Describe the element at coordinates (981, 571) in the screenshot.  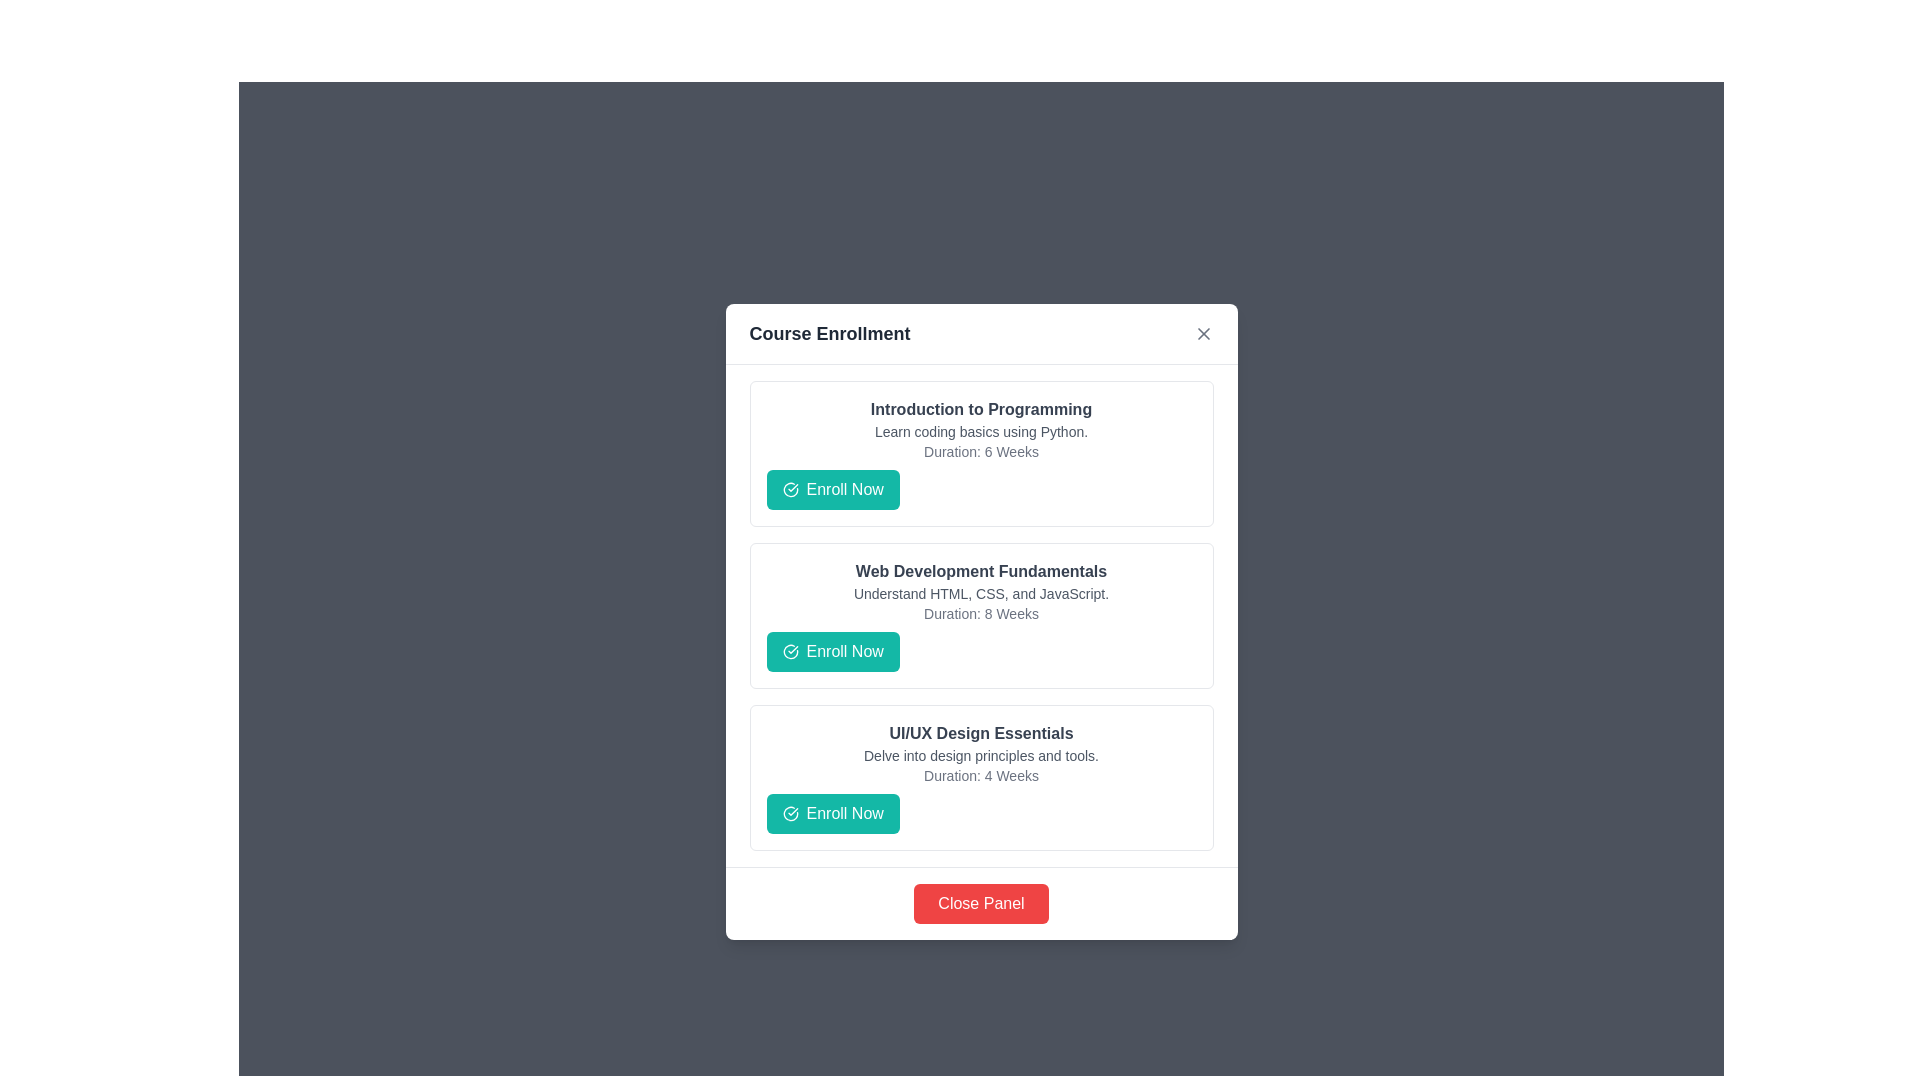
I see `the text label displaying the title of a specific course offering in the 'Course Enrollment' modal` at that location.